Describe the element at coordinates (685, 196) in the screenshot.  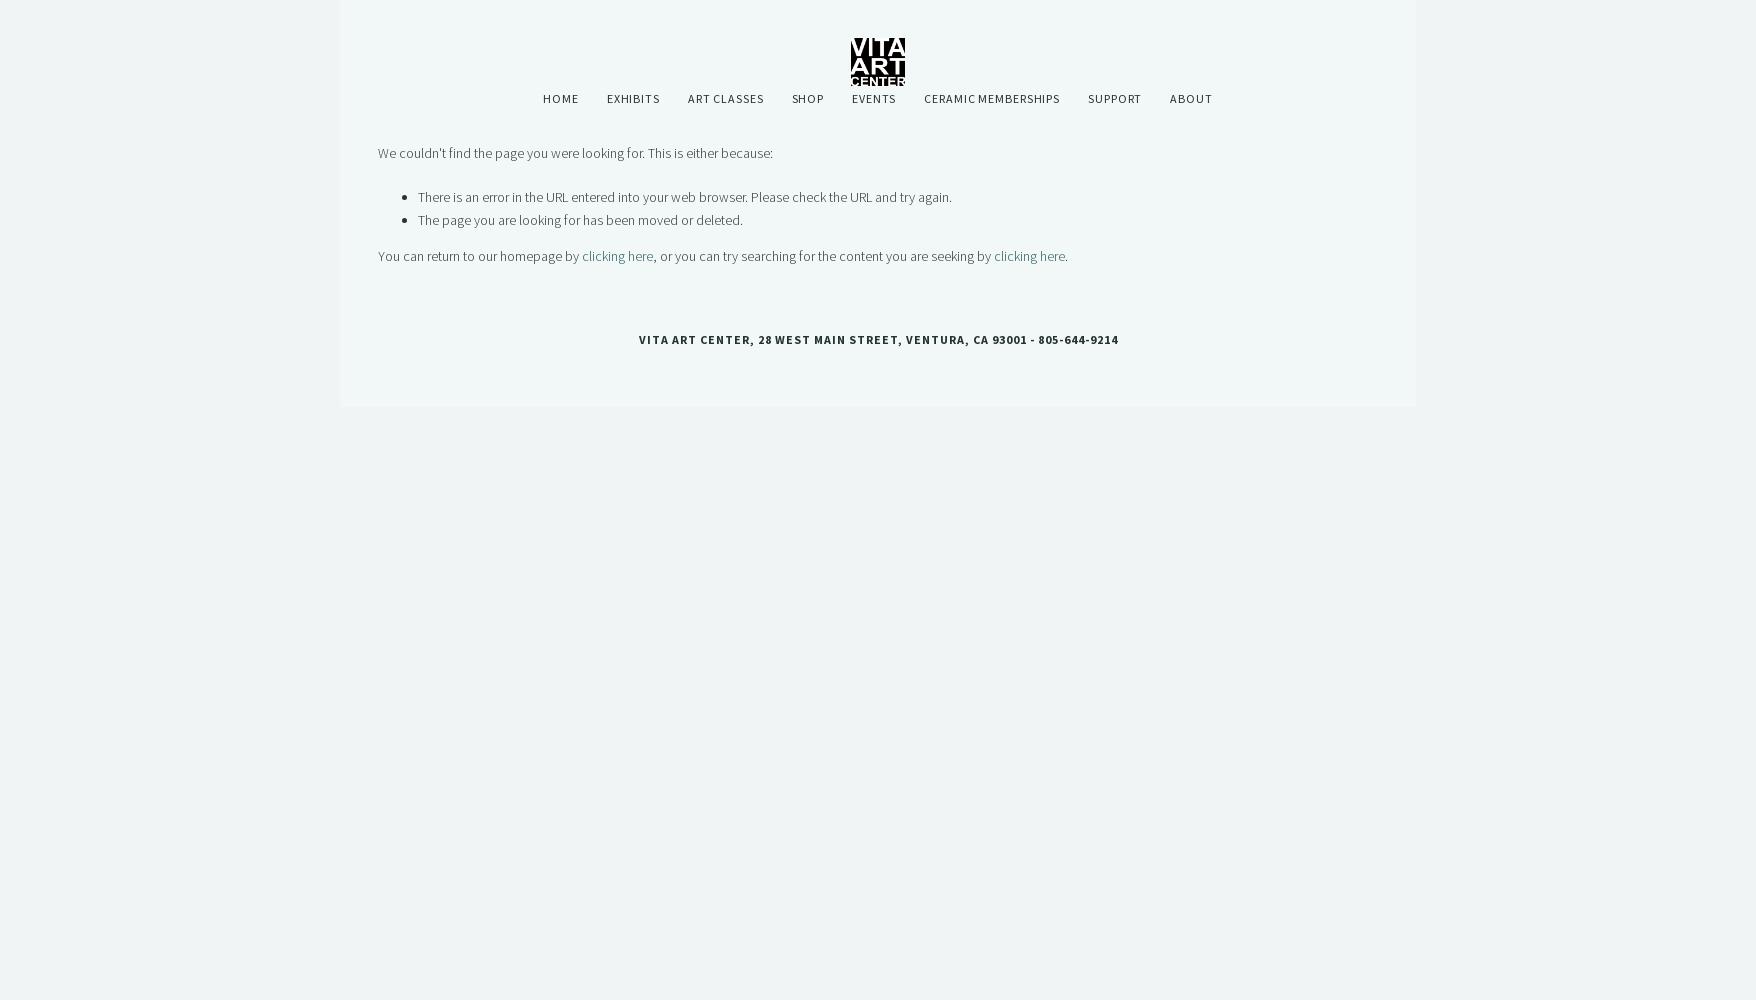
I see `'There is an error in the URL entered into your web browser. Please check the URL and try again.'` at that location.